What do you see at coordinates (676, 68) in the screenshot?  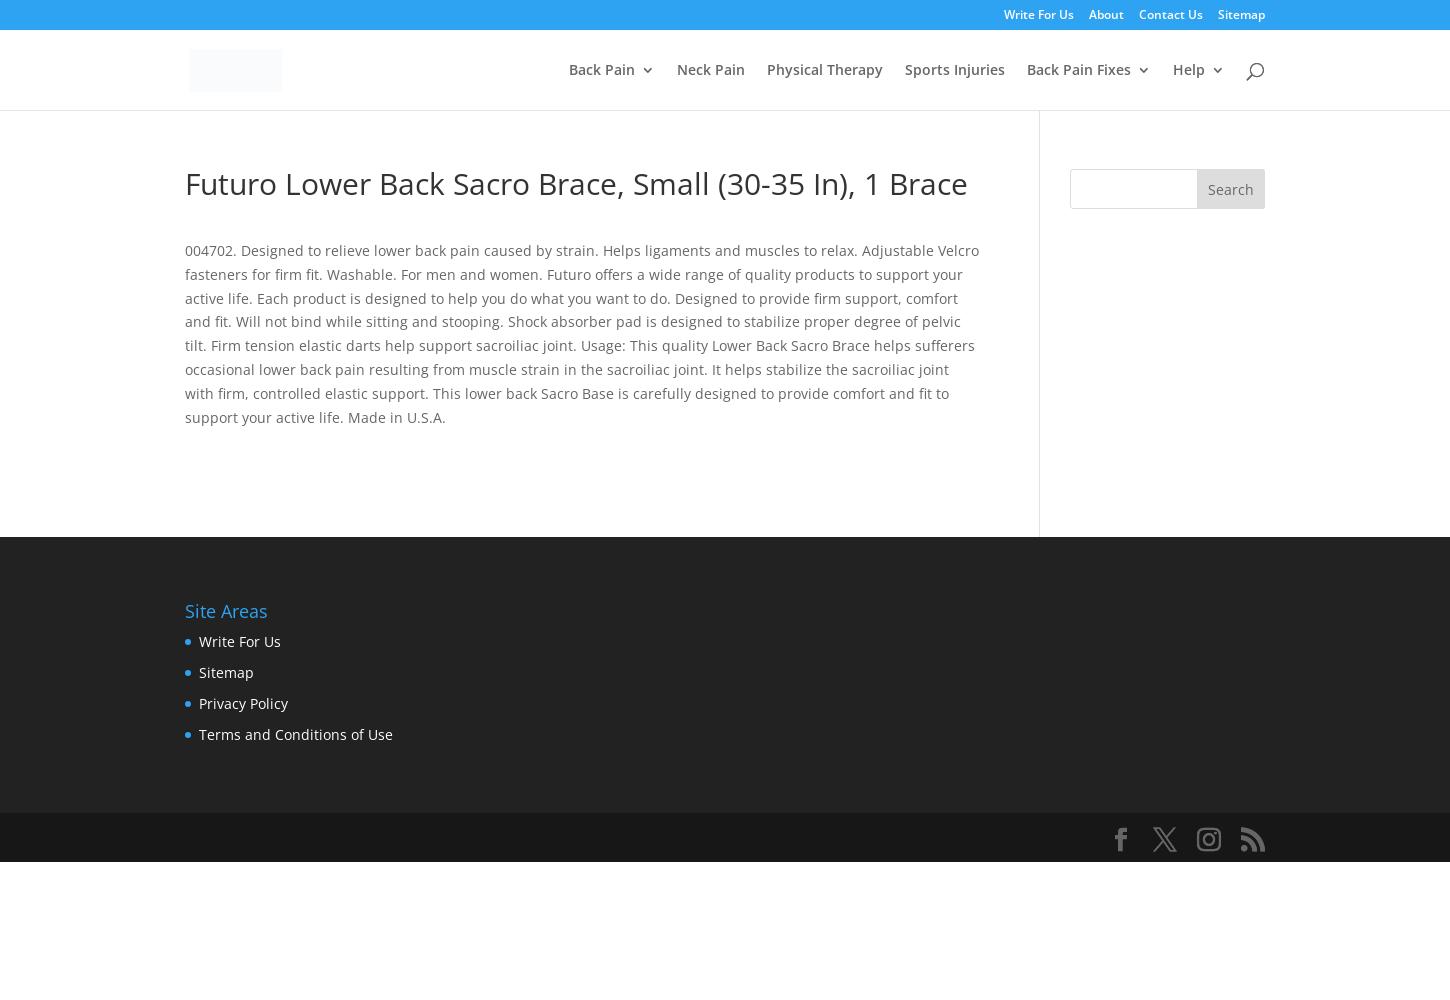 I see `'Neck Pain'` at bounding box center [676, 68].